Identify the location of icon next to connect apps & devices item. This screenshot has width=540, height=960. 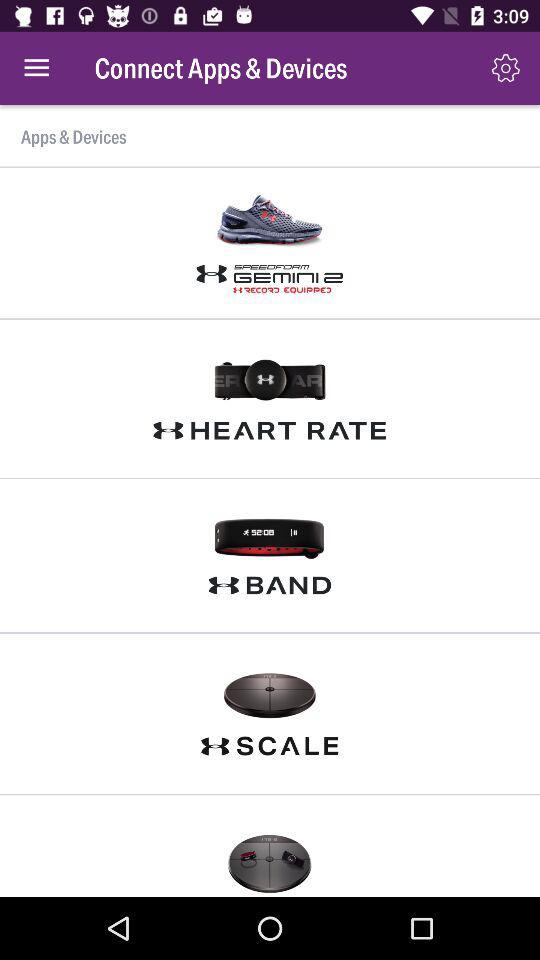
(504, 68).